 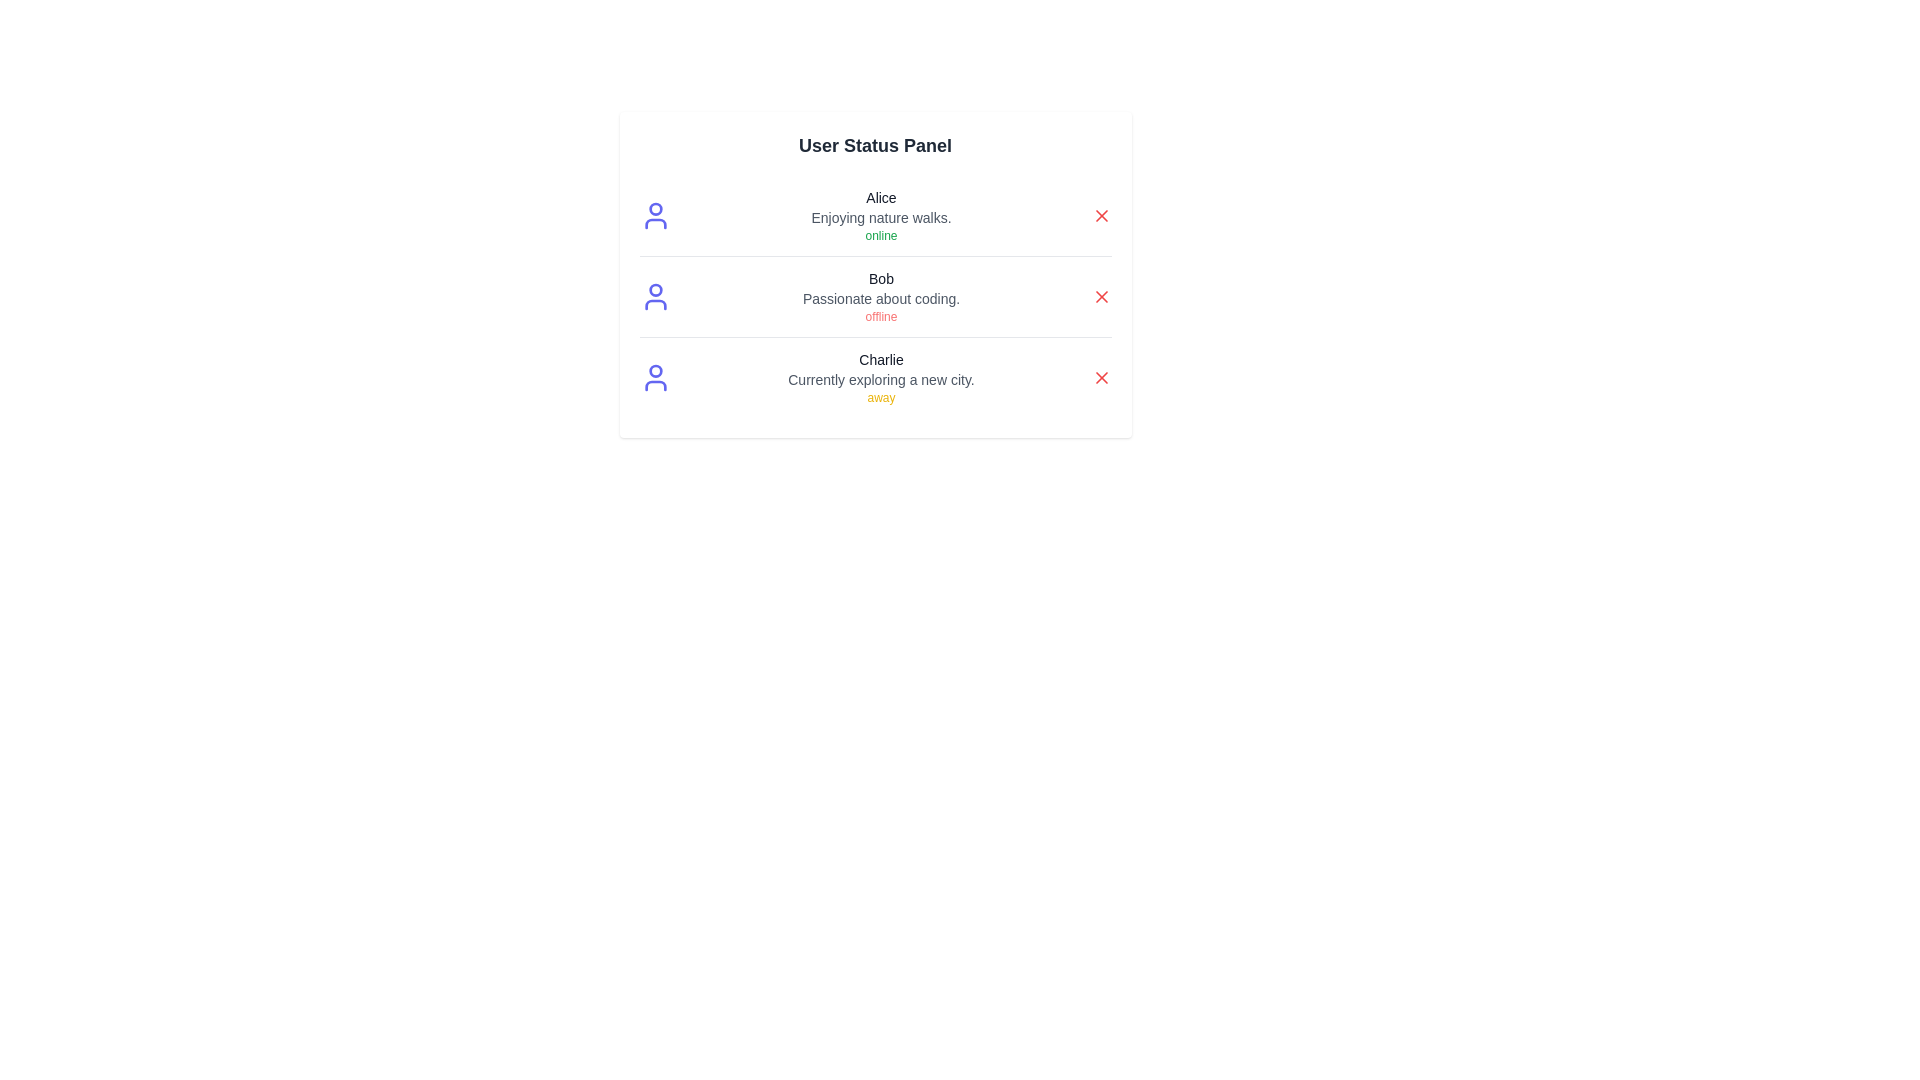 What do you see at coordinates (880, 297) in the screenshot?
I see `information displayed in the user's profile or status entry located in the middle row of the 'User Status Panel', which is aligned center-right and contains the user's name, personal note, and current status` at bounding box center [880, 297].